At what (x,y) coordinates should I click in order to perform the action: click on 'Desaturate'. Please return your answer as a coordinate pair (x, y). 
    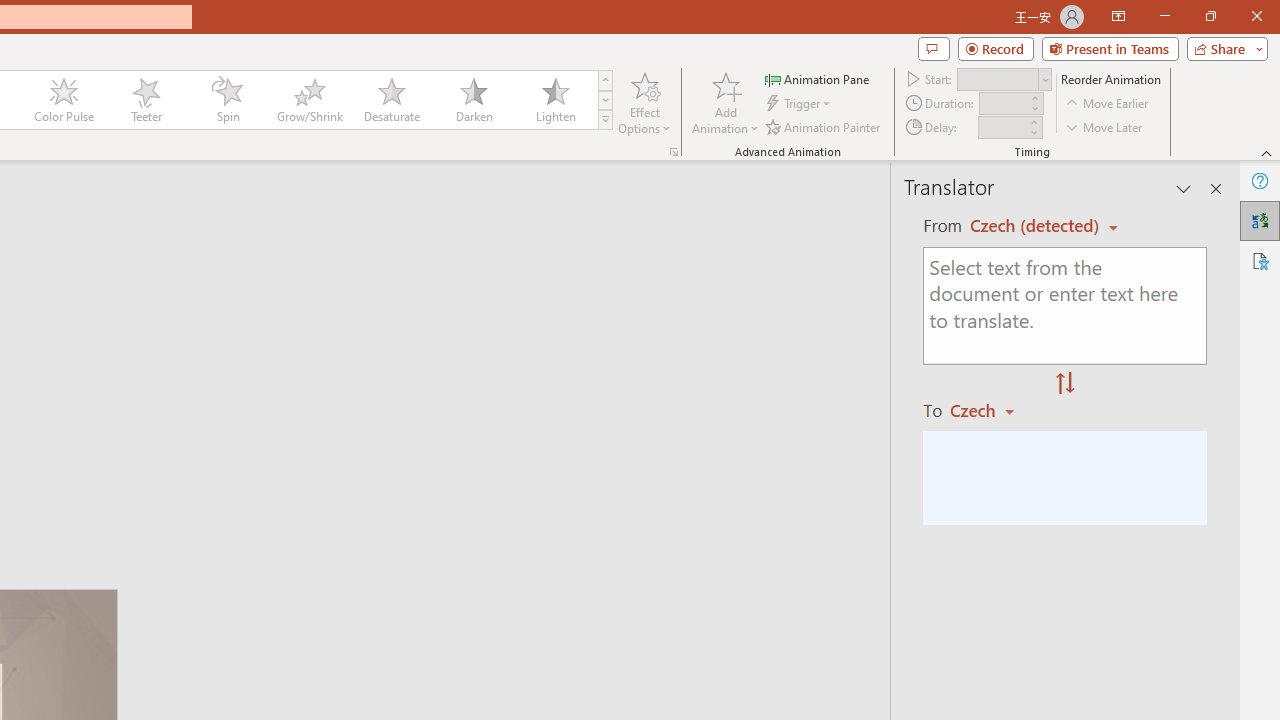
    Looking at the image, I should click on (391, 100).